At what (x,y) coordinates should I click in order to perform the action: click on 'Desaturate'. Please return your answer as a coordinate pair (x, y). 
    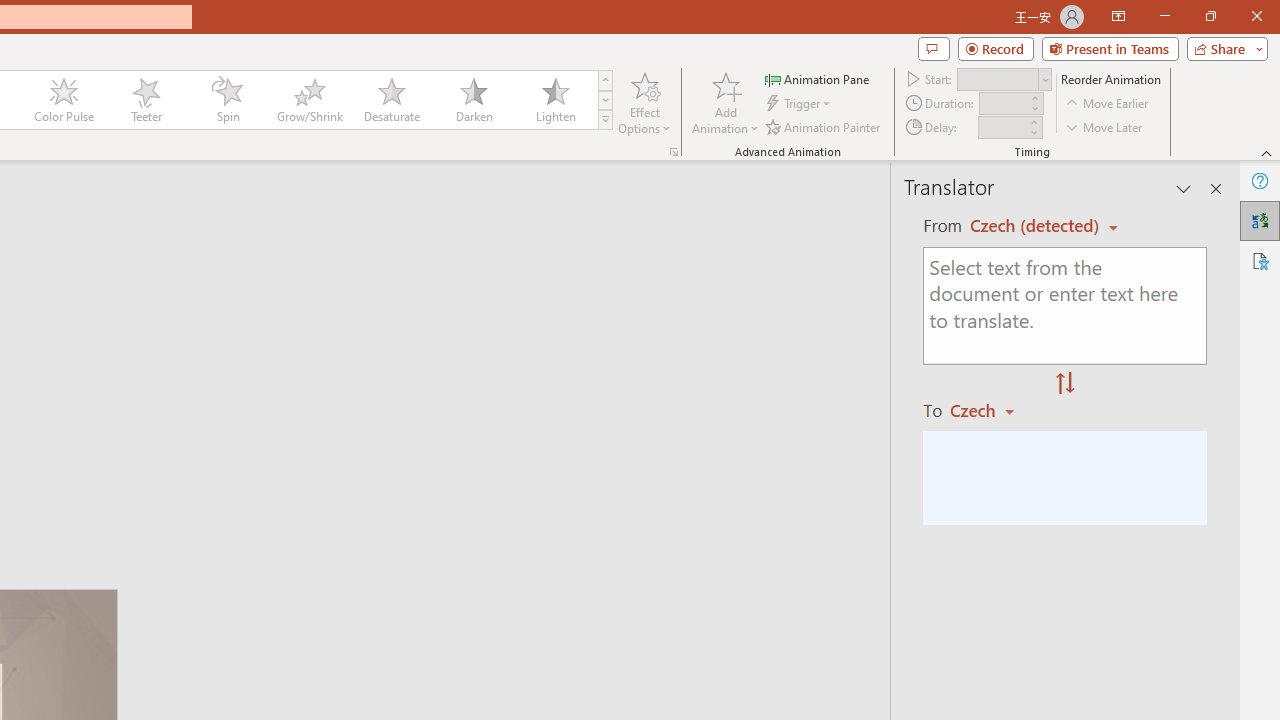
    Looking at the image, I should click on (391, 100).